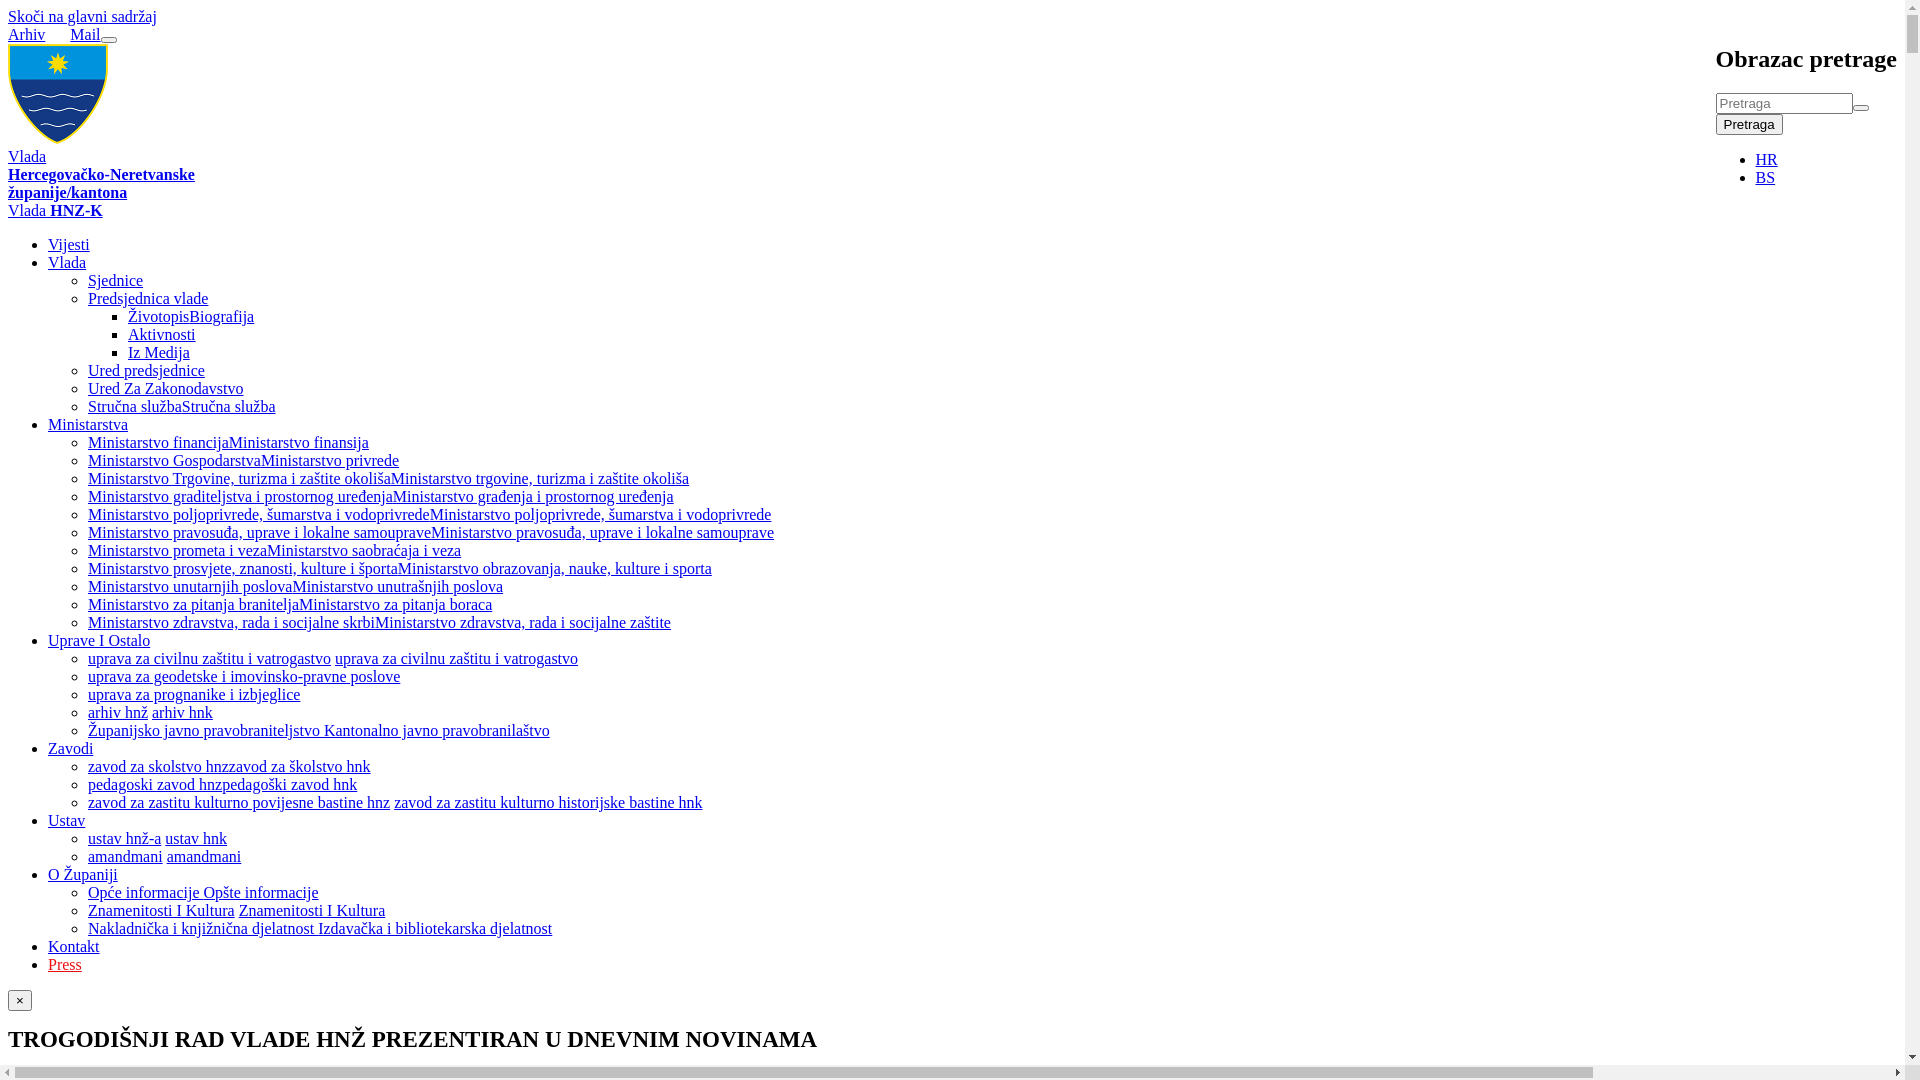  I want to click on 'uprava za geodetske i imovinsko-pravne poslove', so click(243, 675).